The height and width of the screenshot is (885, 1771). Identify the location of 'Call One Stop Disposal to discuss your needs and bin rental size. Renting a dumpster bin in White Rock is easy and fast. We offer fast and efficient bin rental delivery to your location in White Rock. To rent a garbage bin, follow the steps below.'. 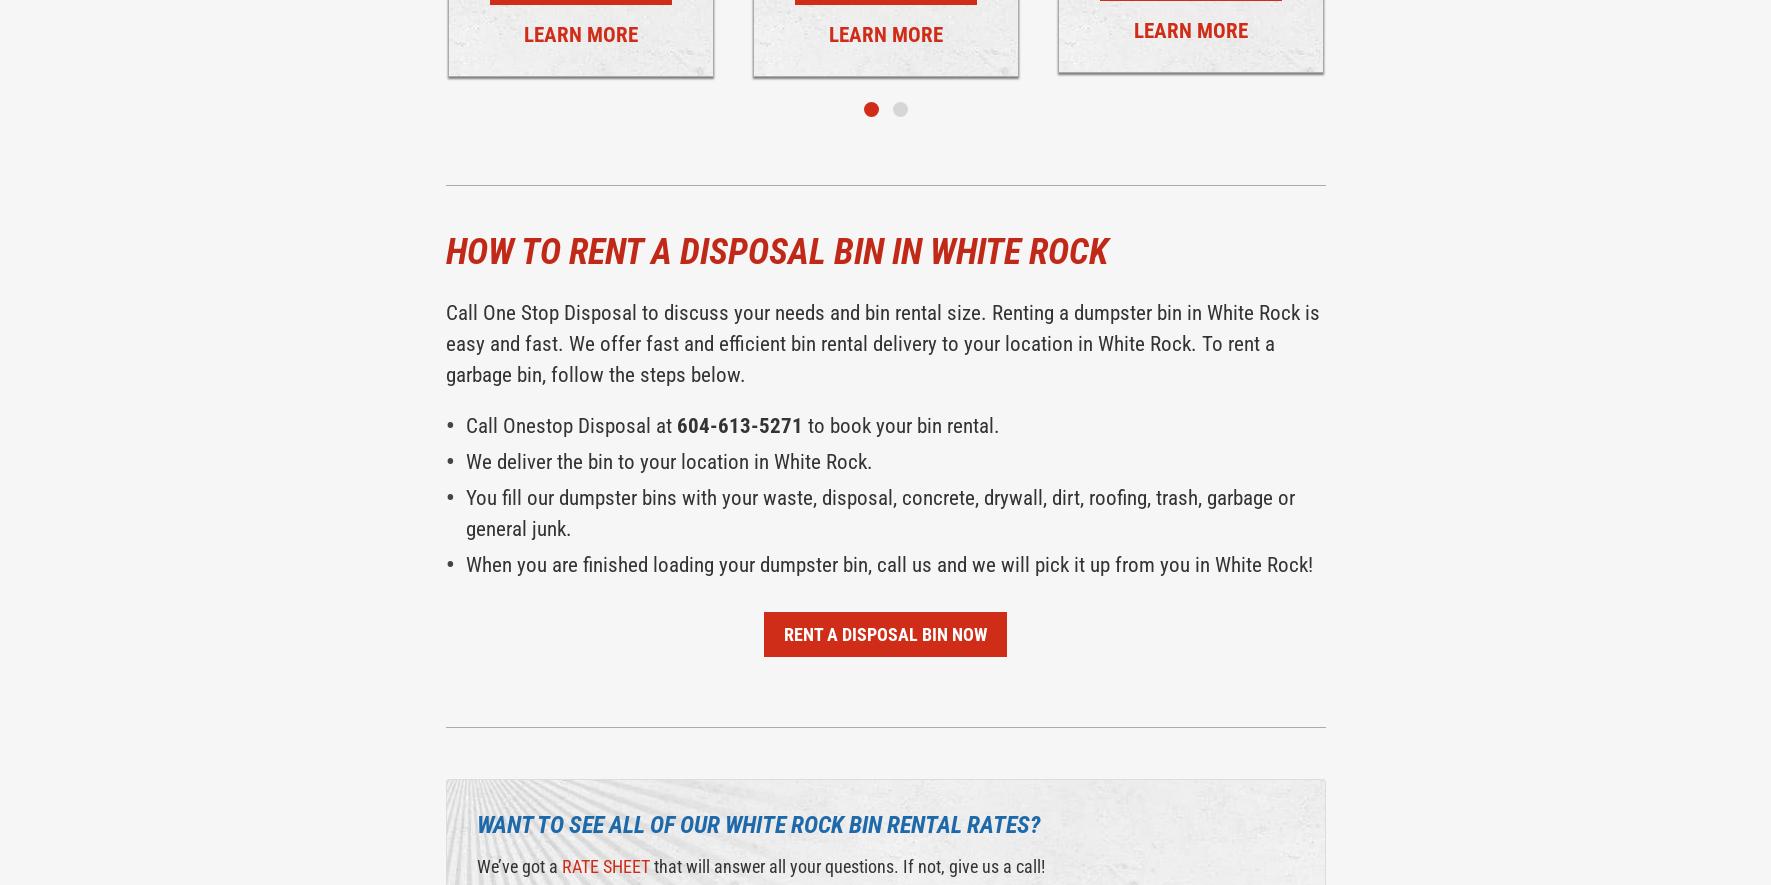
(880, 343).